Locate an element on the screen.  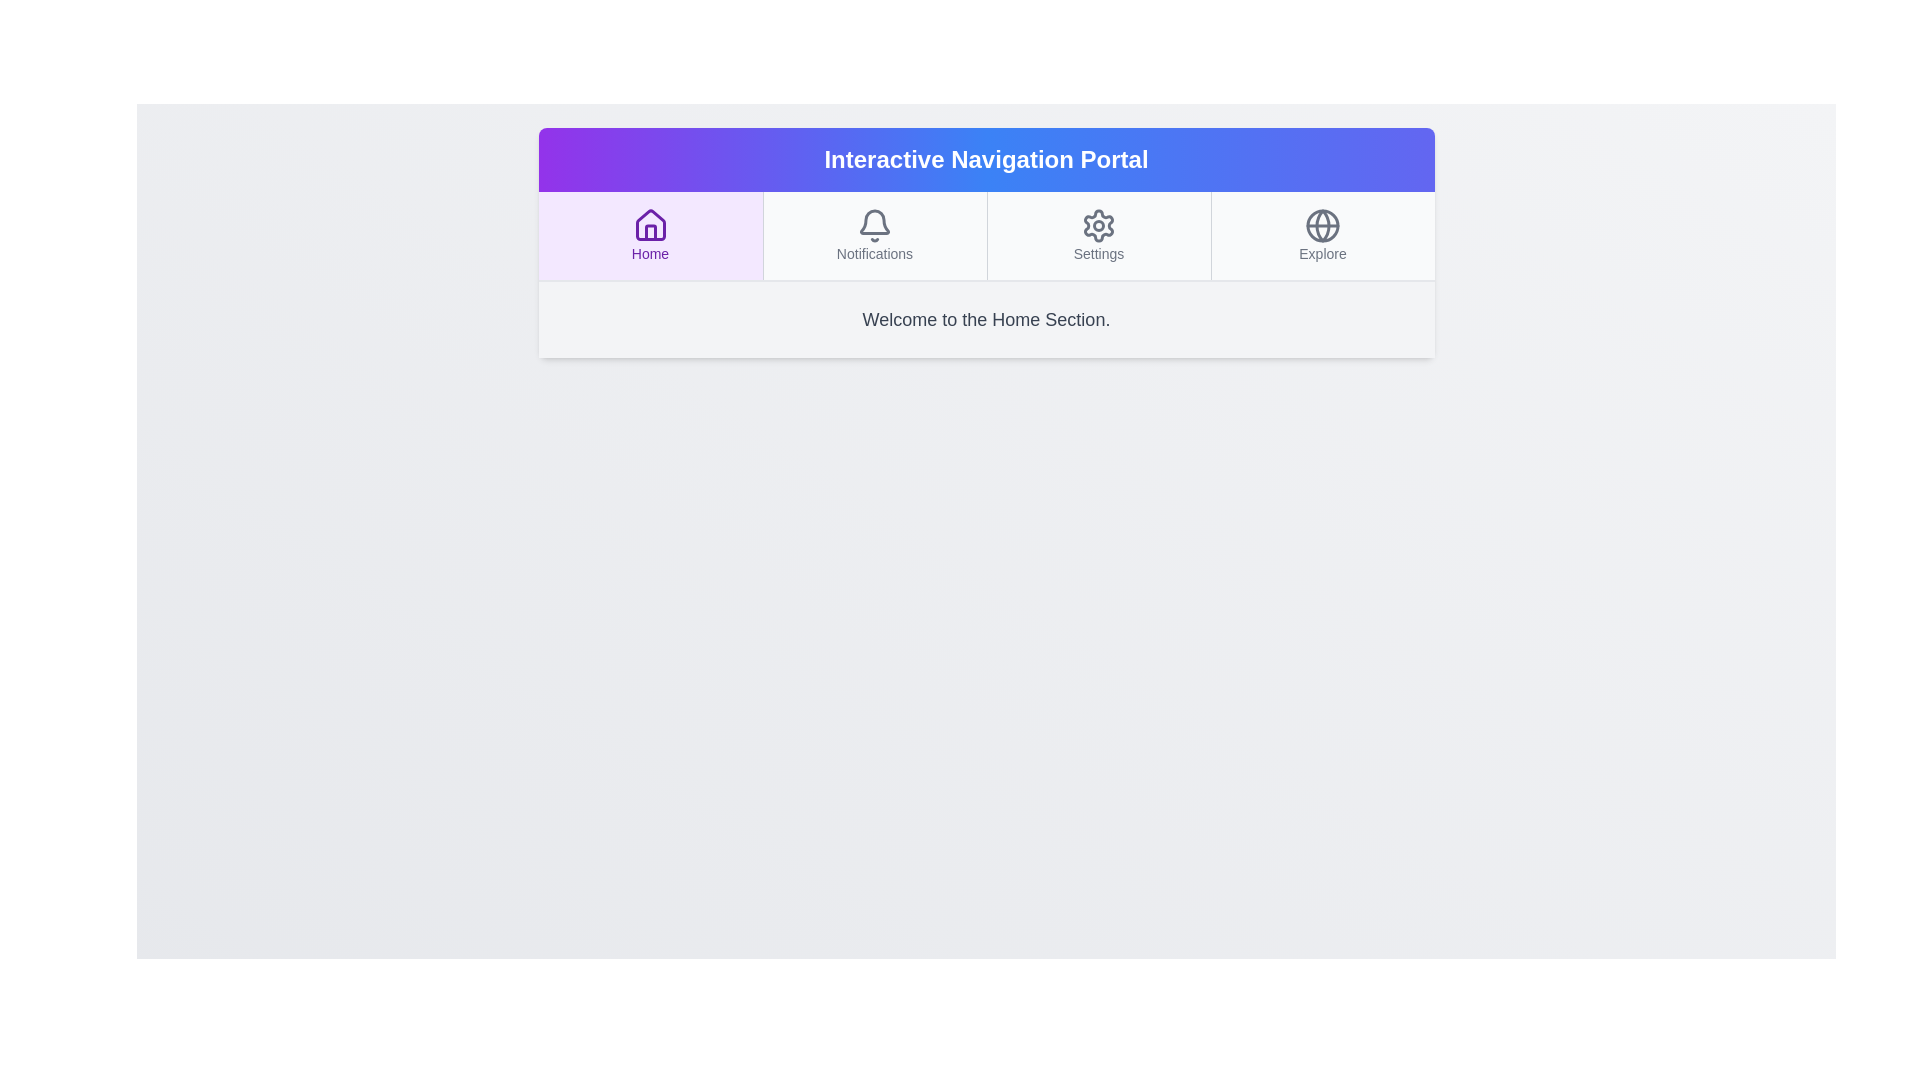
the bell icon representing notifications, which is located is located at coordinates (874, 225).